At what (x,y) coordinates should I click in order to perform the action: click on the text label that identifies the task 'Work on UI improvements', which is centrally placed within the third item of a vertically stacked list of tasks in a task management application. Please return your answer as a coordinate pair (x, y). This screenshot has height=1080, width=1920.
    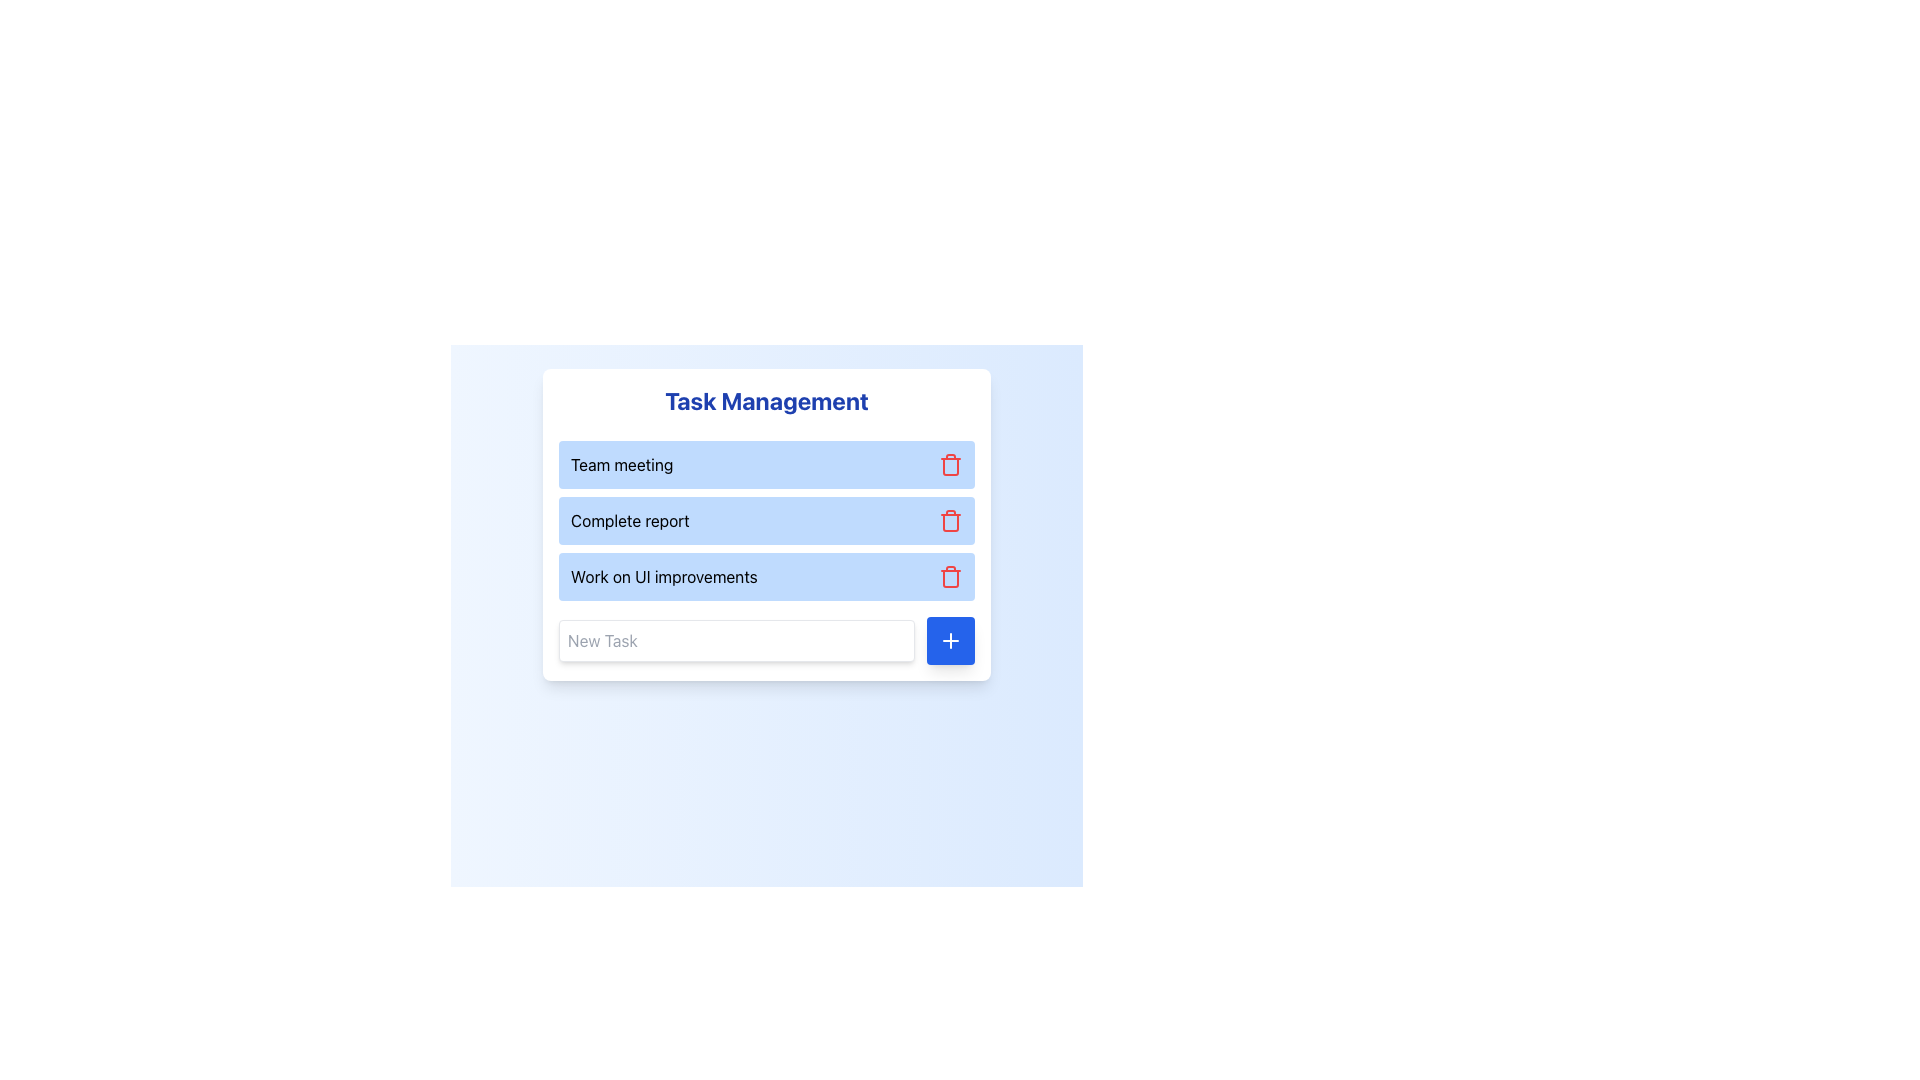
    Looking at the image, I should click on (664, 577).